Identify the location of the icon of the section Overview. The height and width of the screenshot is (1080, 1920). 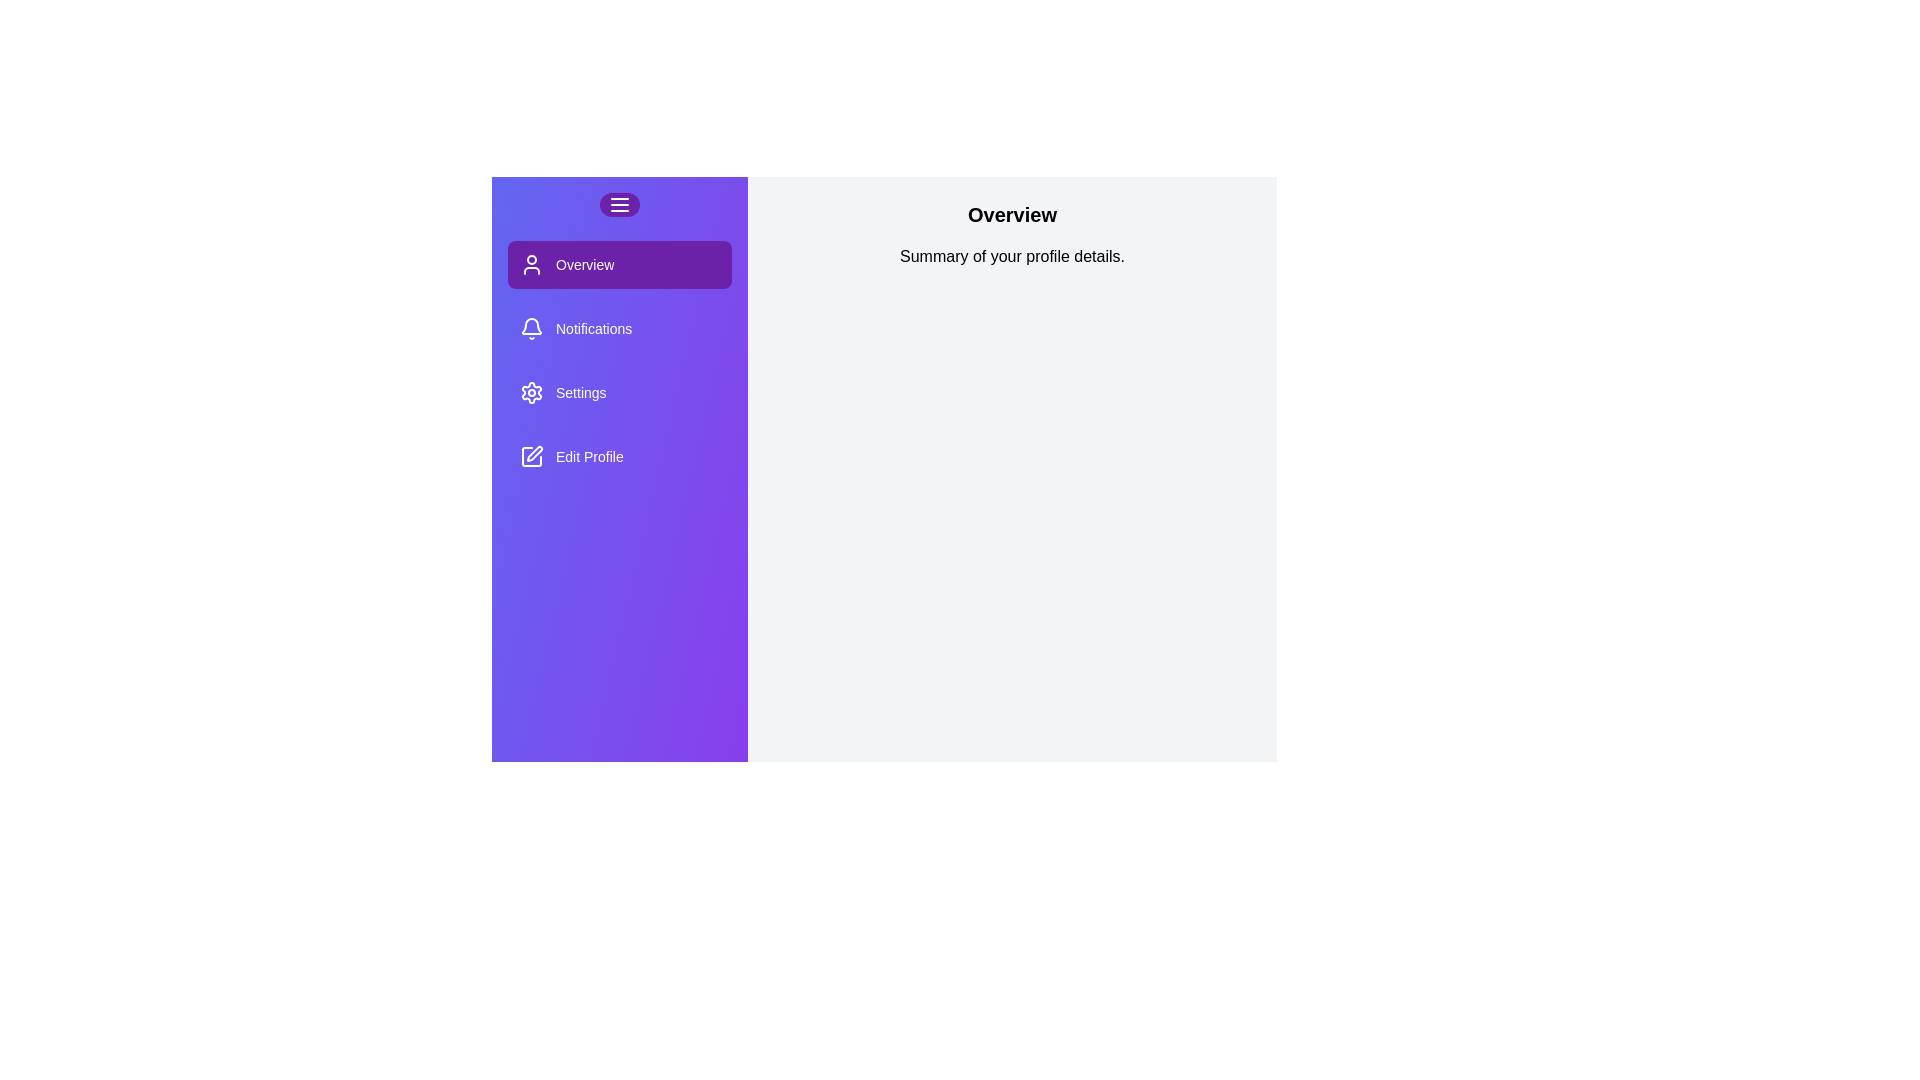
(532, 264).